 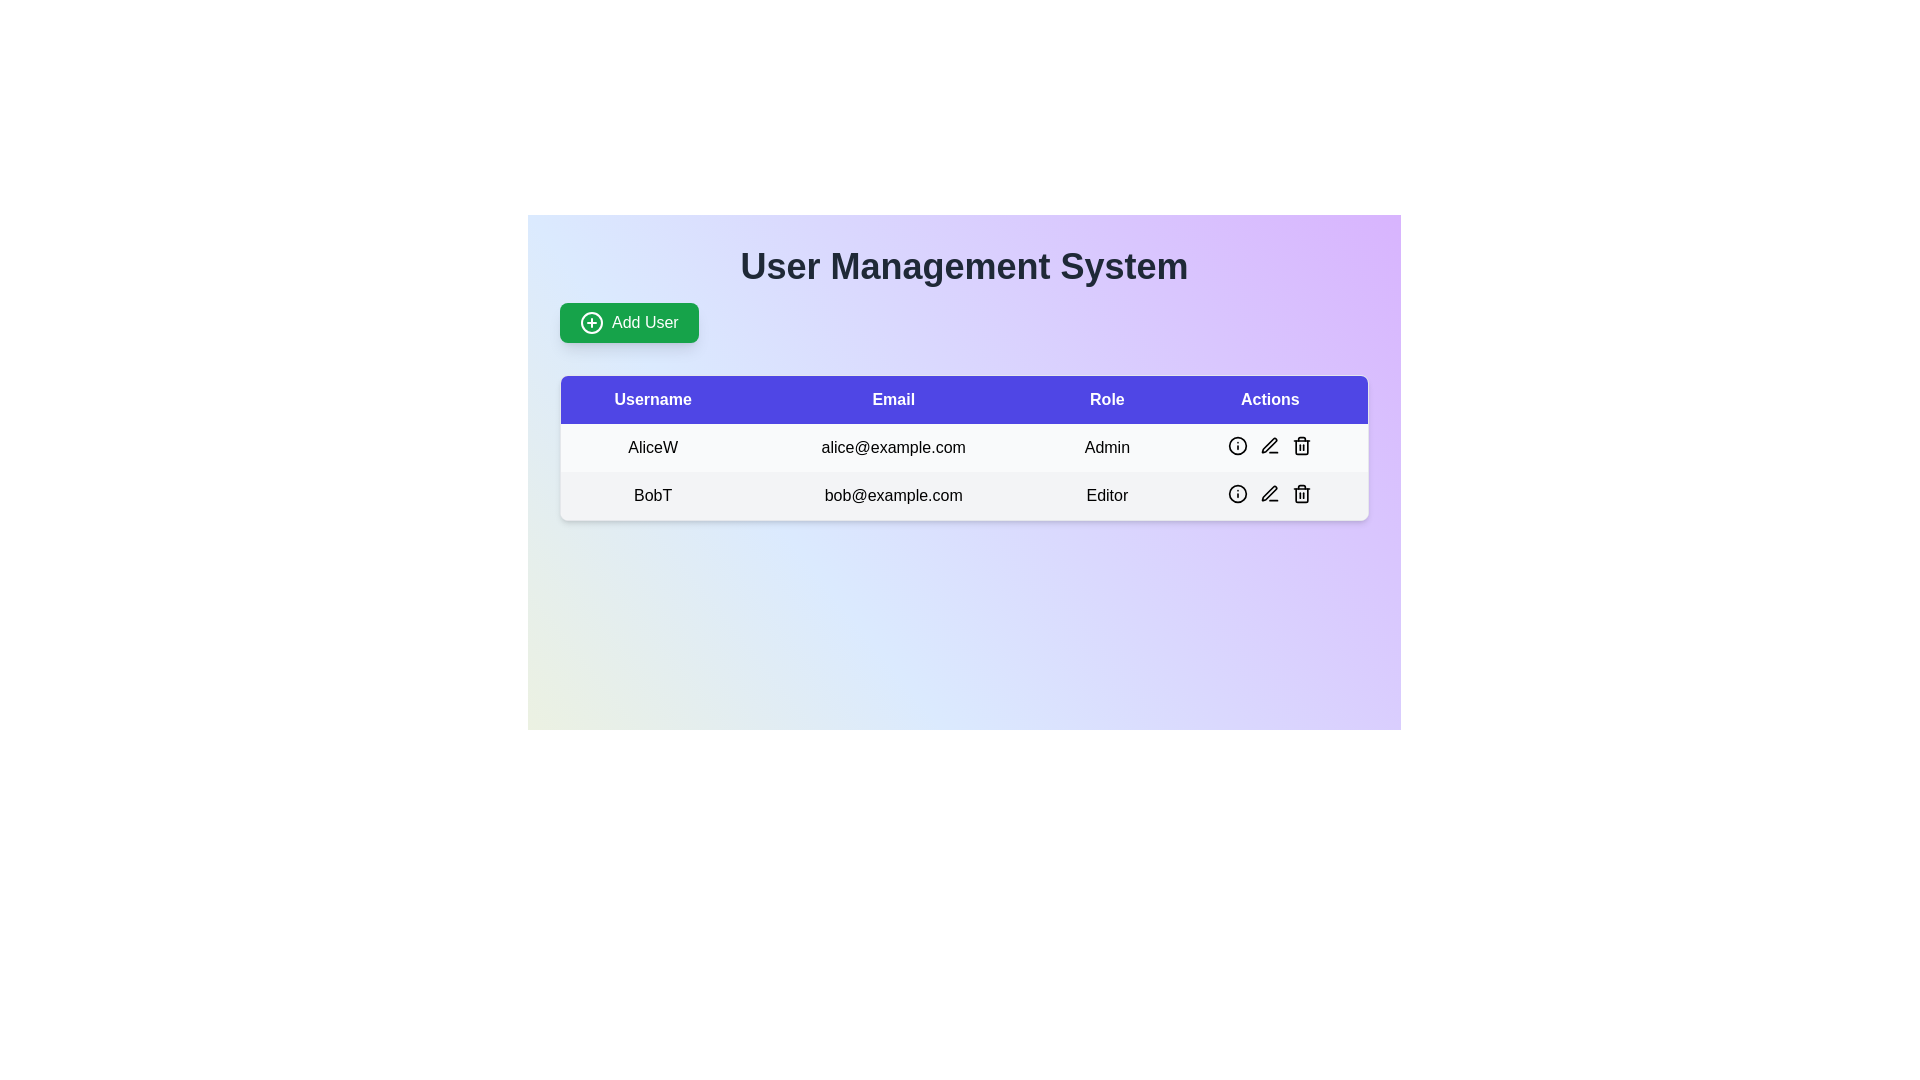 I want to click on the 'Role' label, which has a blue background and white text, positioned between the 'Email' and 'Actions' headers in a table-like layout, so click(x=1106, y=400).